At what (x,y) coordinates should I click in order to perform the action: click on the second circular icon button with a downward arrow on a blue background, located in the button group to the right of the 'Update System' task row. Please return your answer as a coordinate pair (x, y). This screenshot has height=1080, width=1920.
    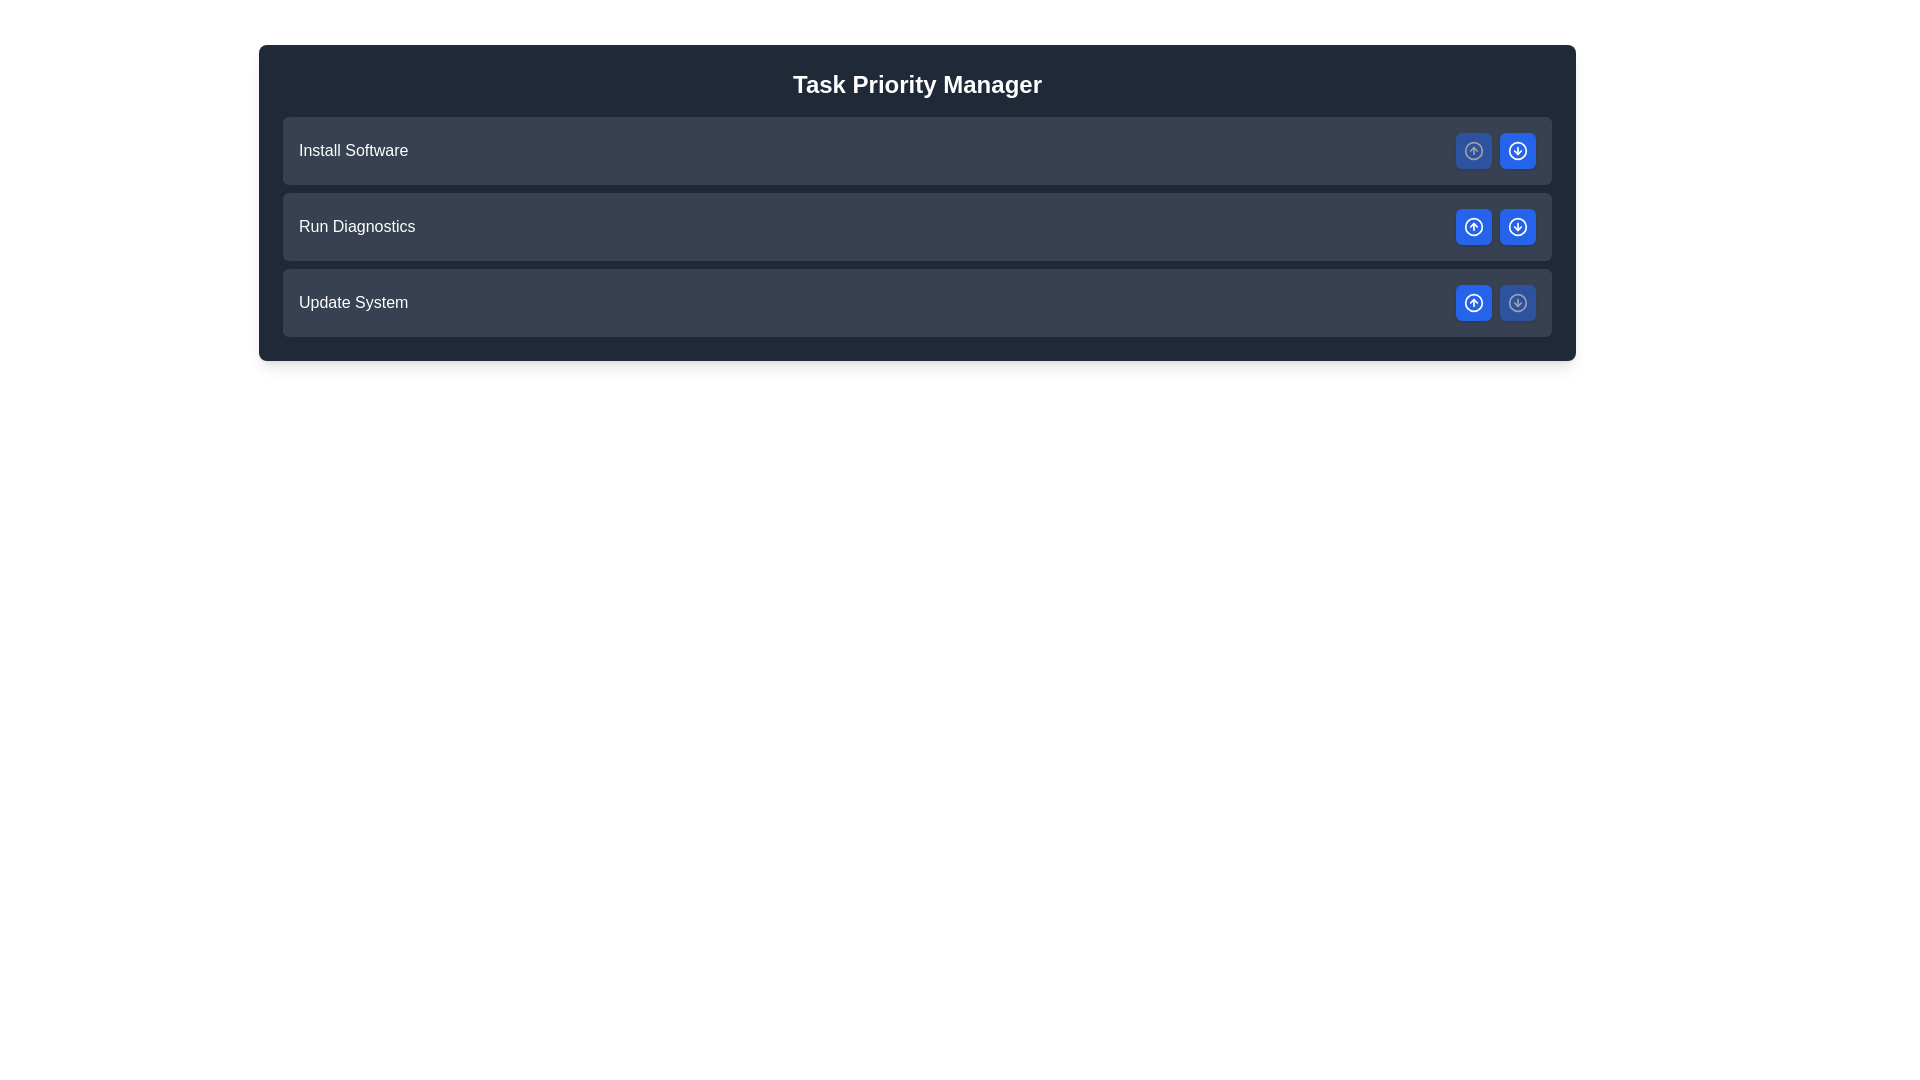
    Looking at the image, I should click on (1517, 303).